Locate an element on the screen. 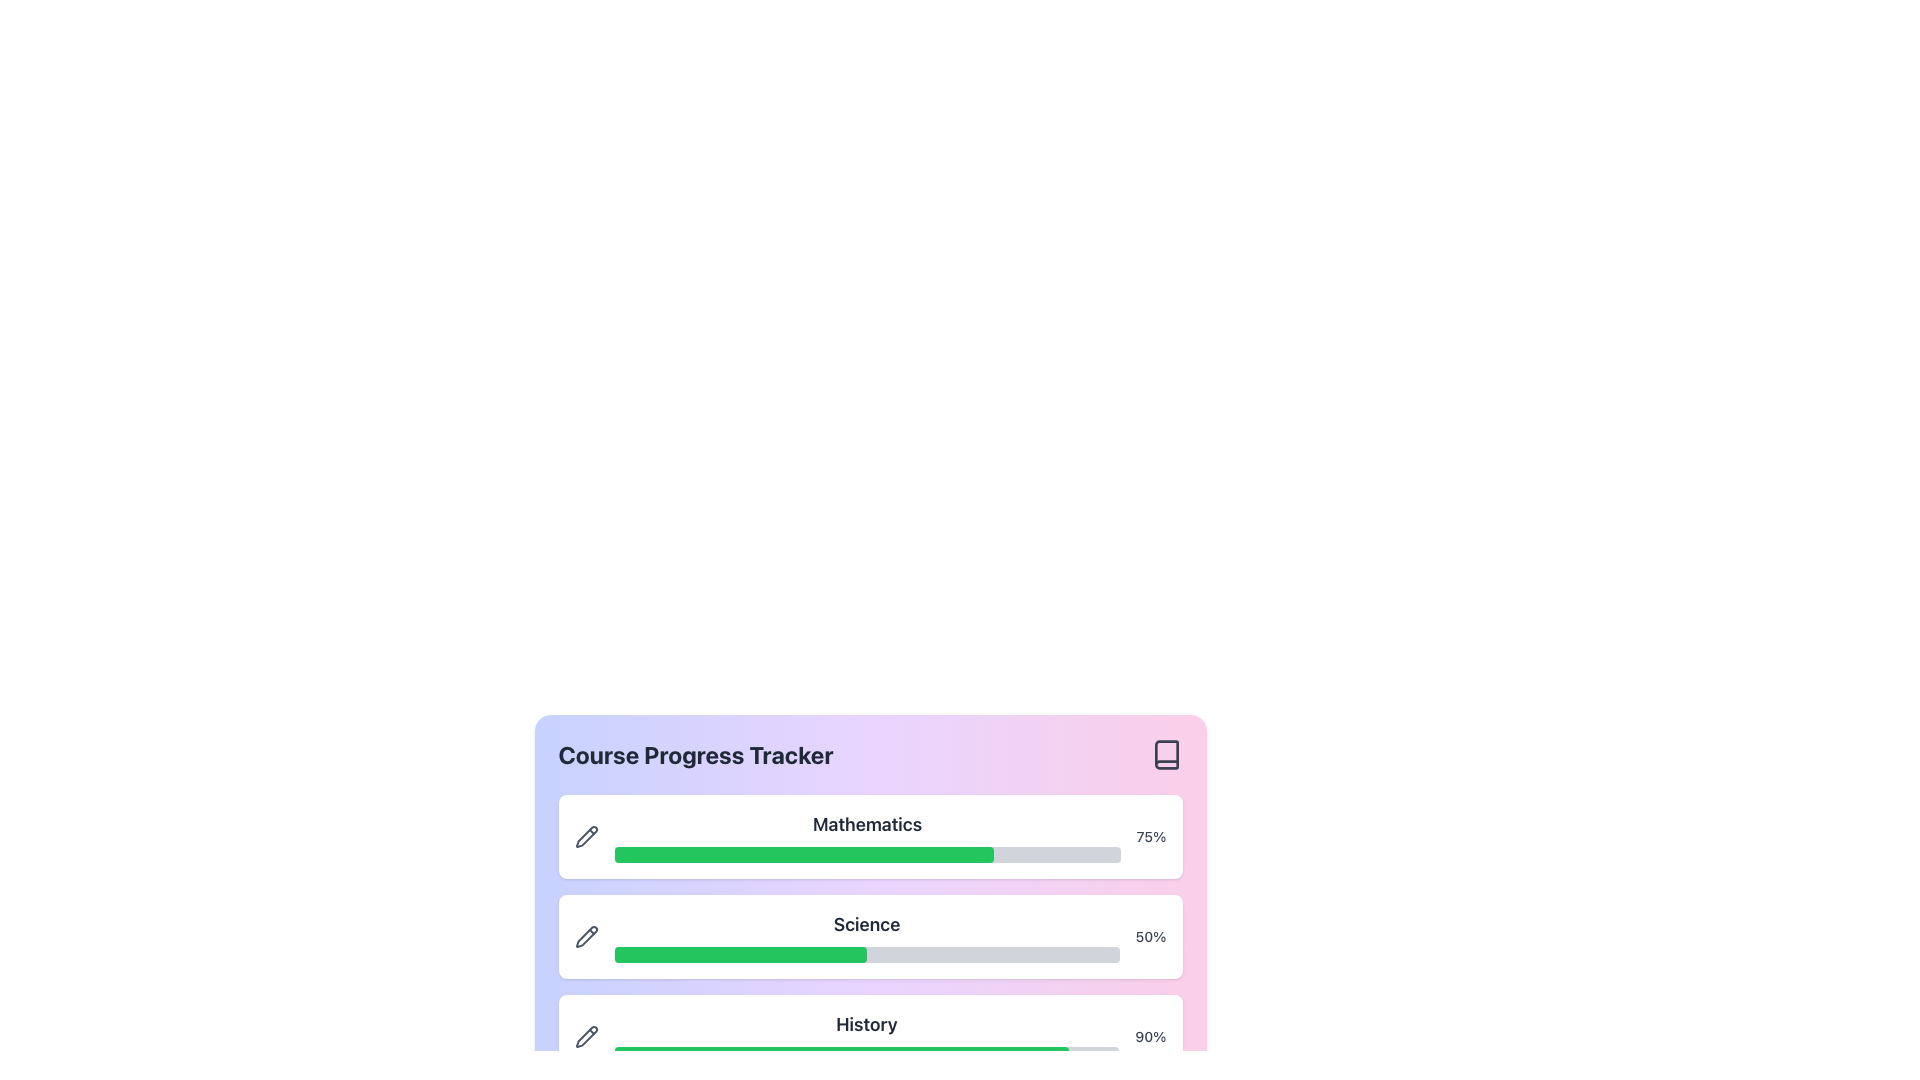 The image size is (1920, 1080). the book icon located in the top-right corner of the 'Course Progress Tracker' module is located at coordinates (1166, 755).